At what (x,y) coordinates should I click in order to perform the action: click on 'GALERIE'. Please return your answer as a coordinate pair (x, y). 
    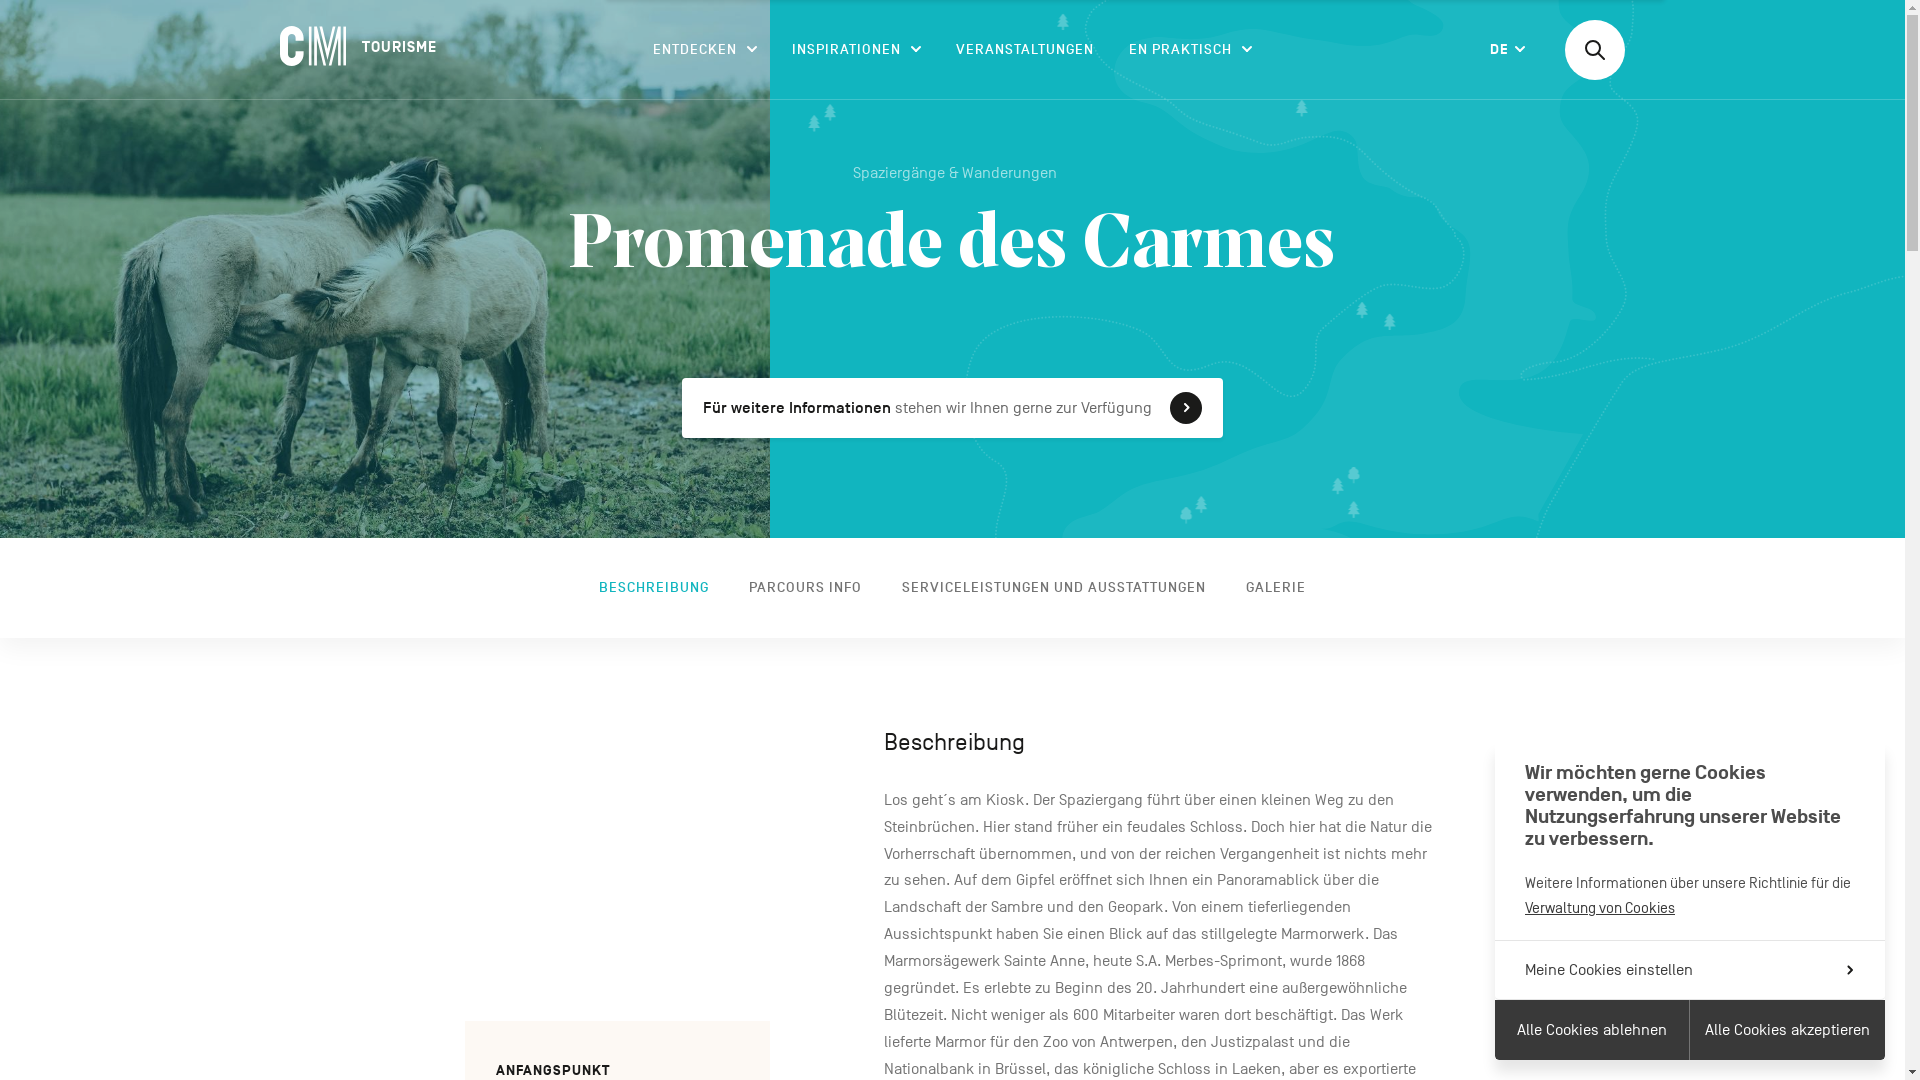
    Looking at the image, I should click on (1275, 586).